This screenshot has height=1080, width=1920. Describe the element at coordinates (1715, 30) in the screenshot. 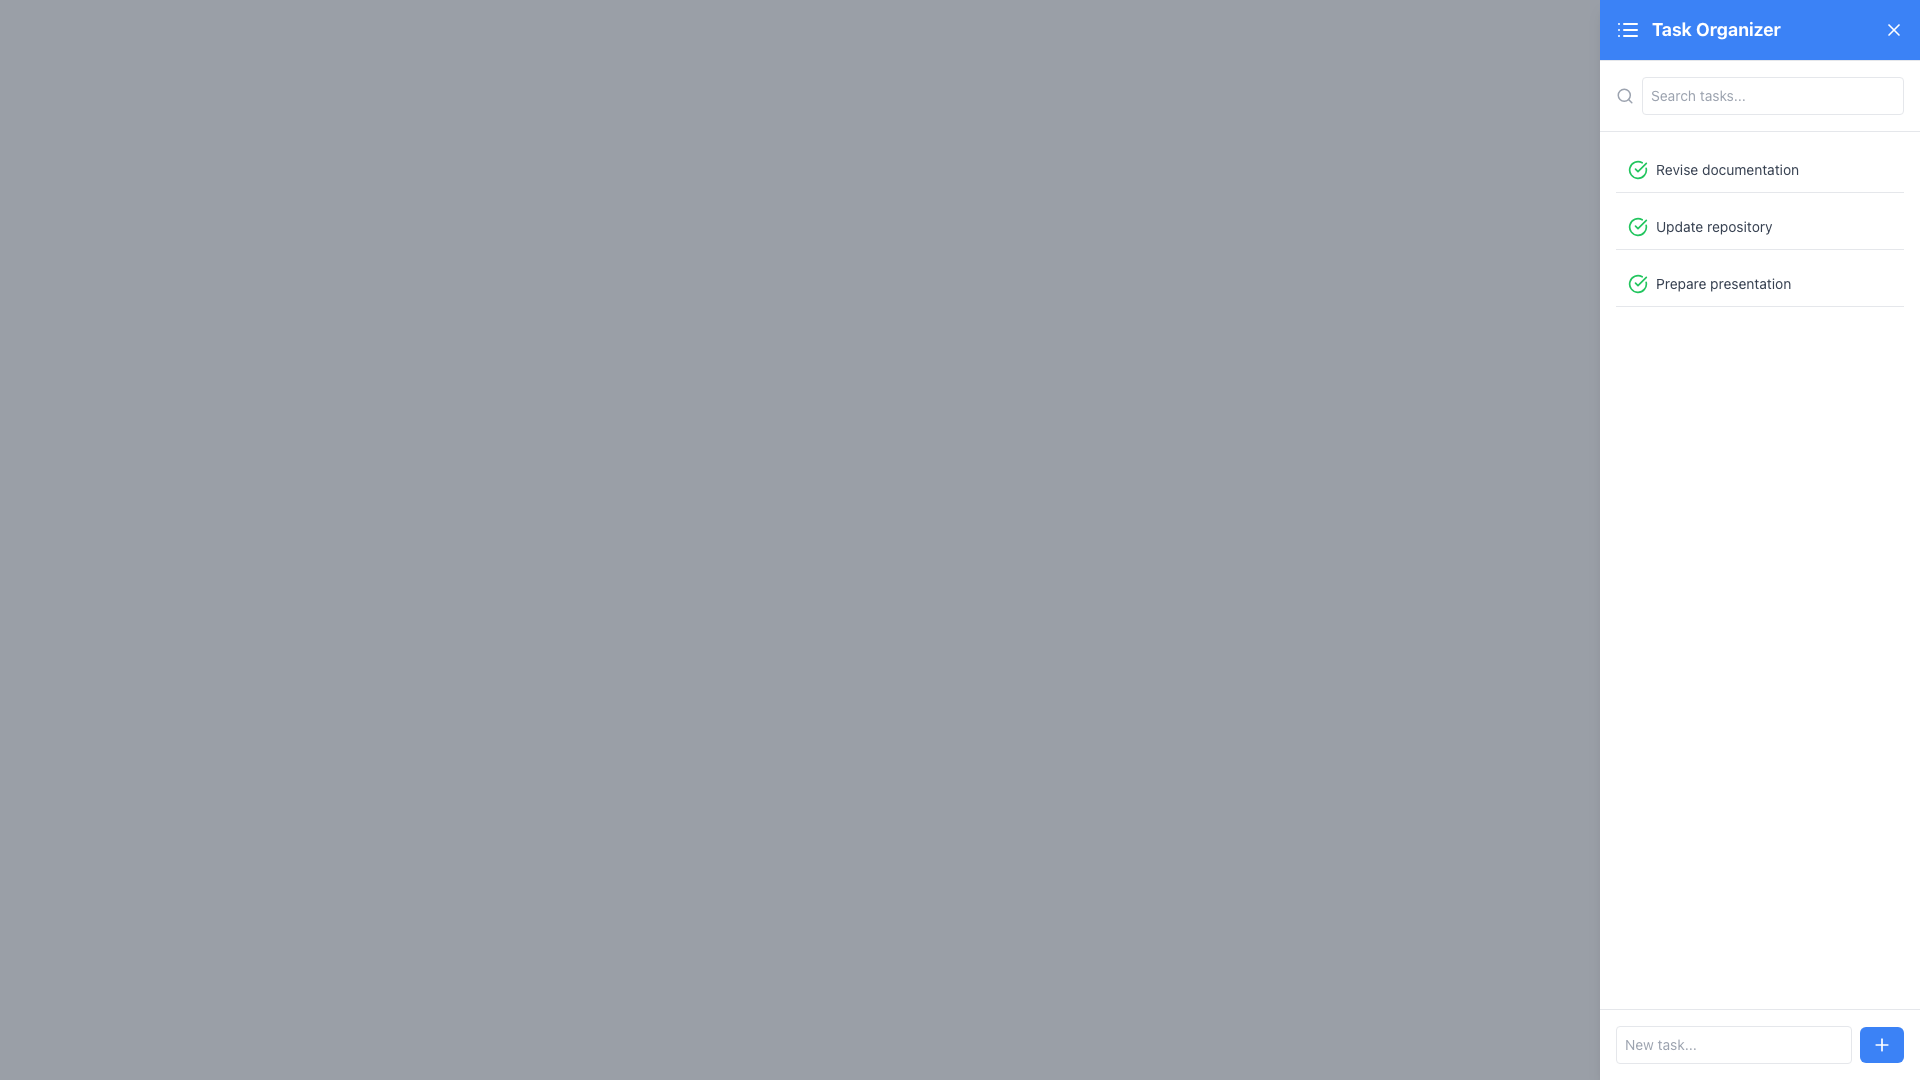

I see `the title text in the sidebar that indicates the primary purpose of the tasks displayed below it` at that location.